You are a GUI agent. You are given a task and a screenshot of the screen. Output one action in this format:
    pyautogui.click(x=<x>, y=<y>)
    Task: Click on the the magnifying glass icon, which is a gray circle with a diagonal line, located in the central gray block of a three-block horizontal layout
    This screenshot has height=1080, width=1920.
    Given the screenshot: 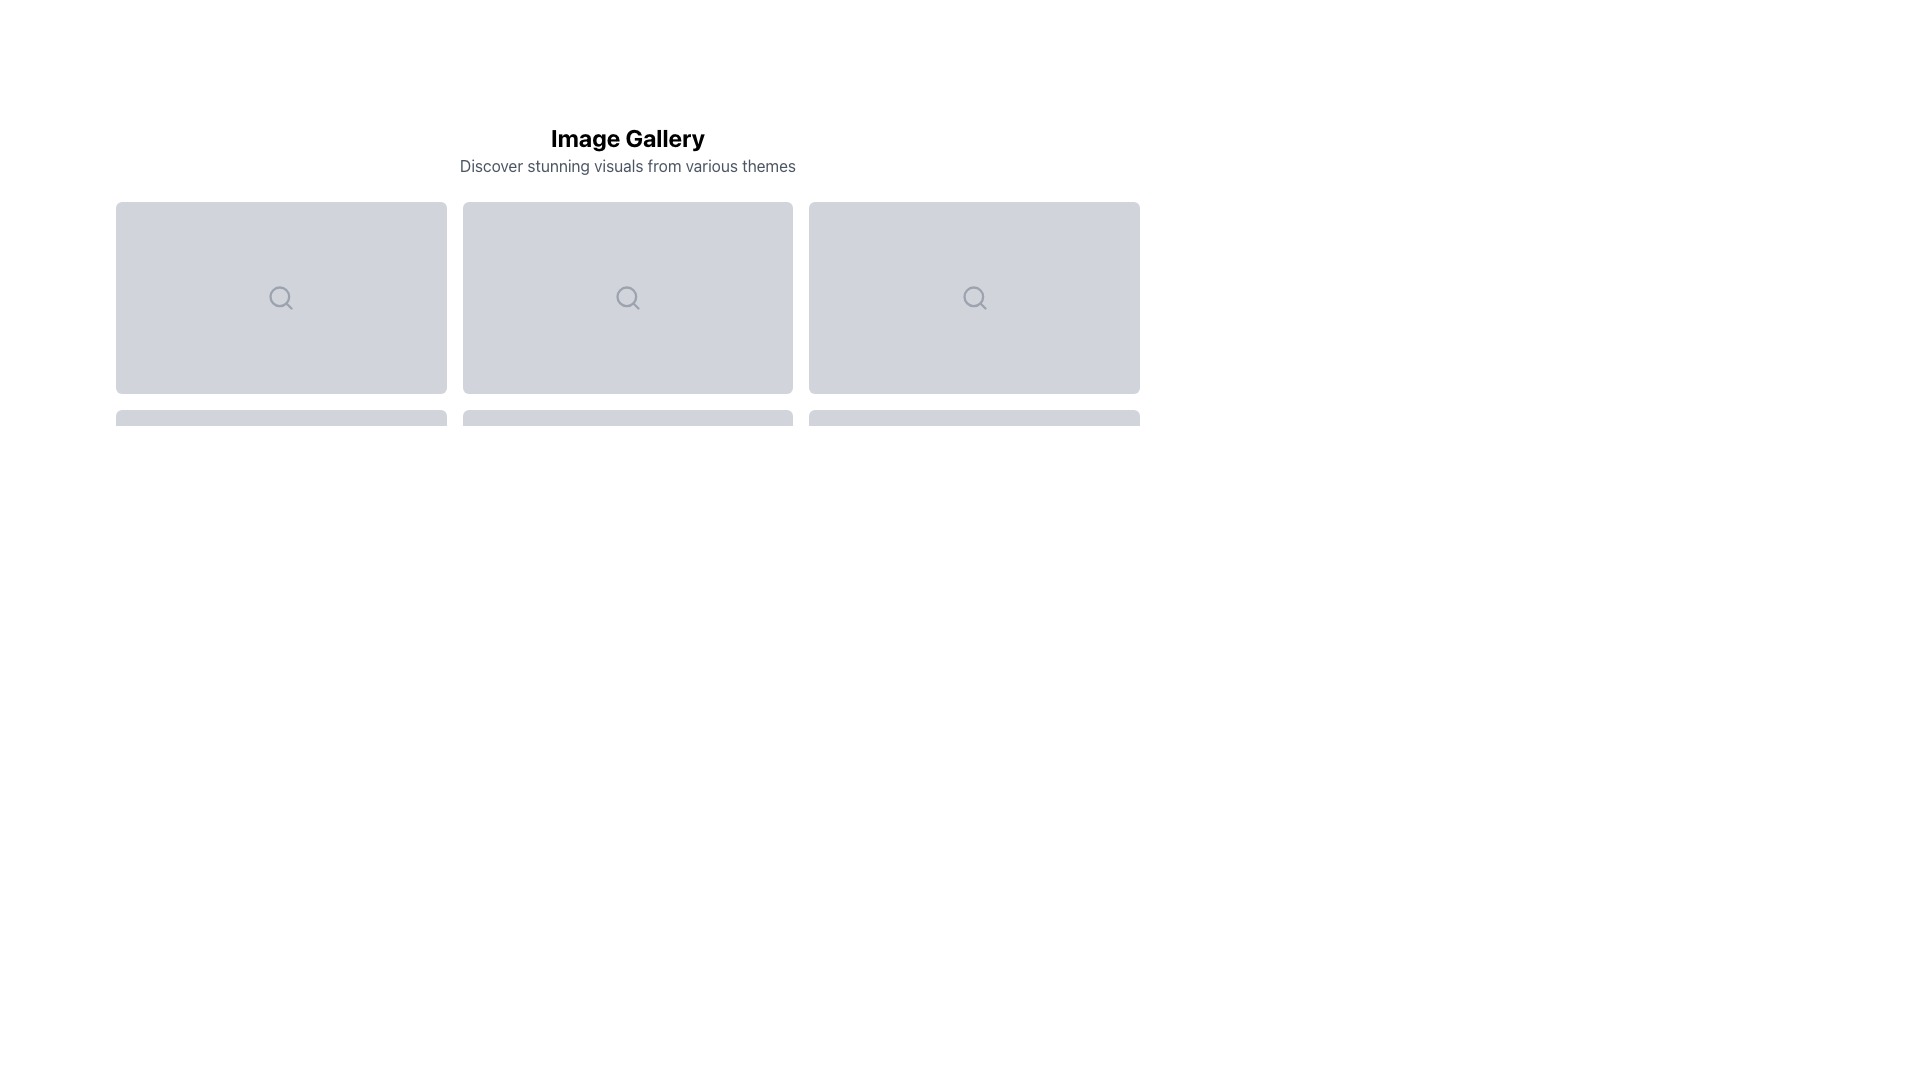 What is the action you would take?
    pyautogui.click(x=974, y=297)
    